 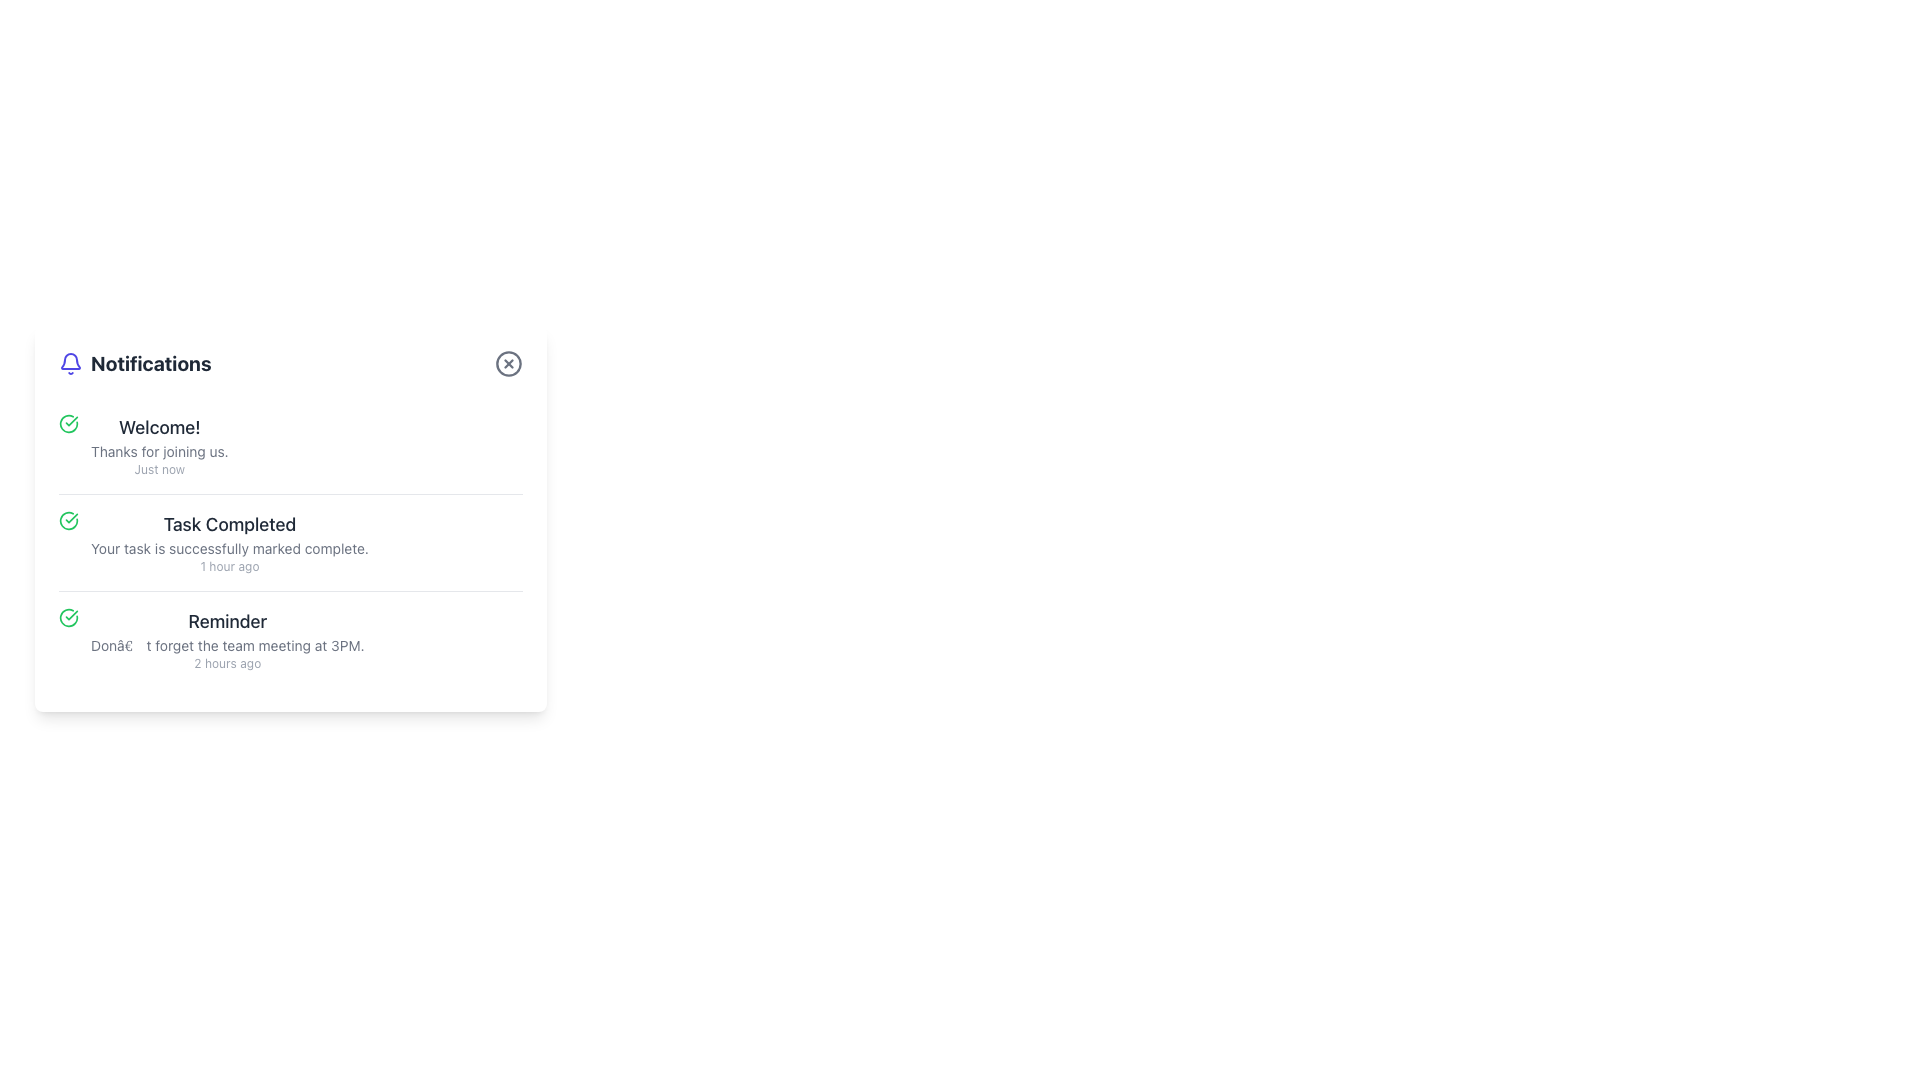 I want to click on the second notification item in the list, which informs the user about the successful completion of a task, so click(x=230, y=543).